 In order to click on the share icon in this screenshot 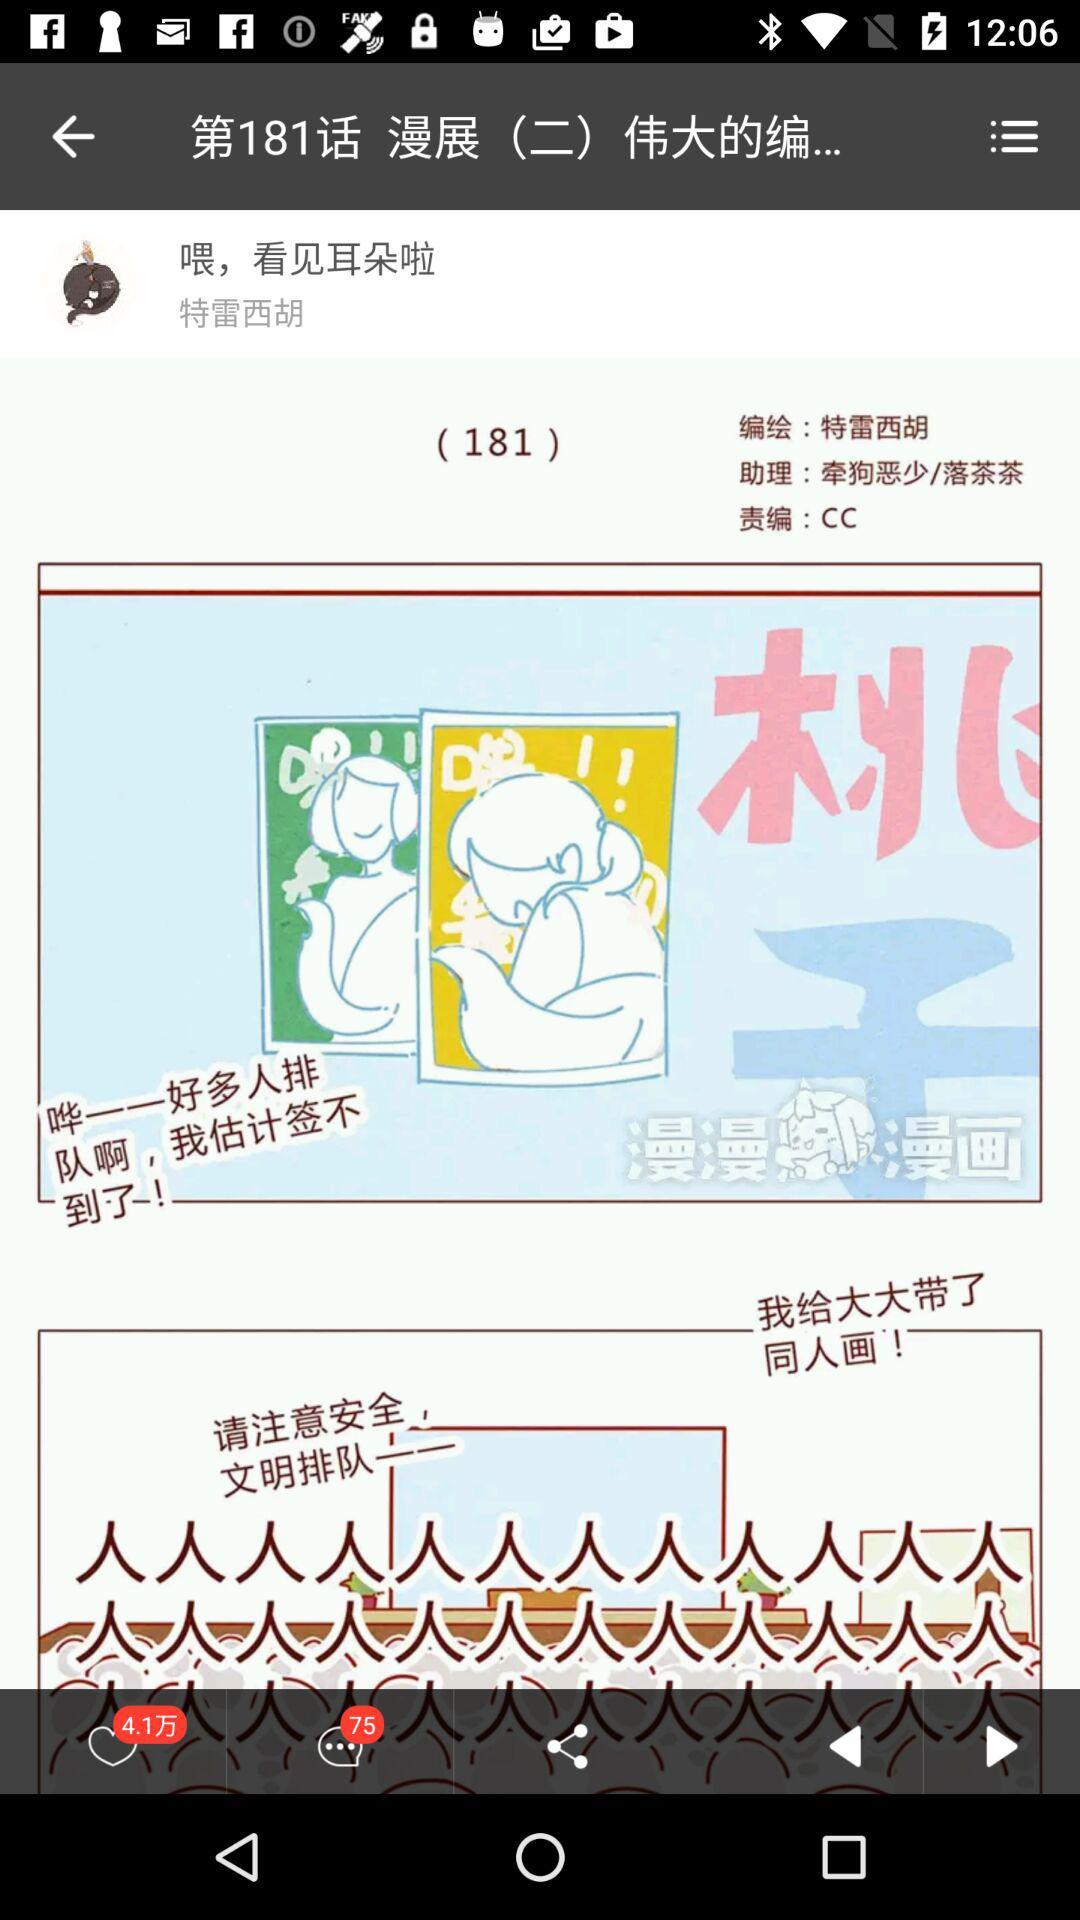, I will do `click(567, 1745)`.